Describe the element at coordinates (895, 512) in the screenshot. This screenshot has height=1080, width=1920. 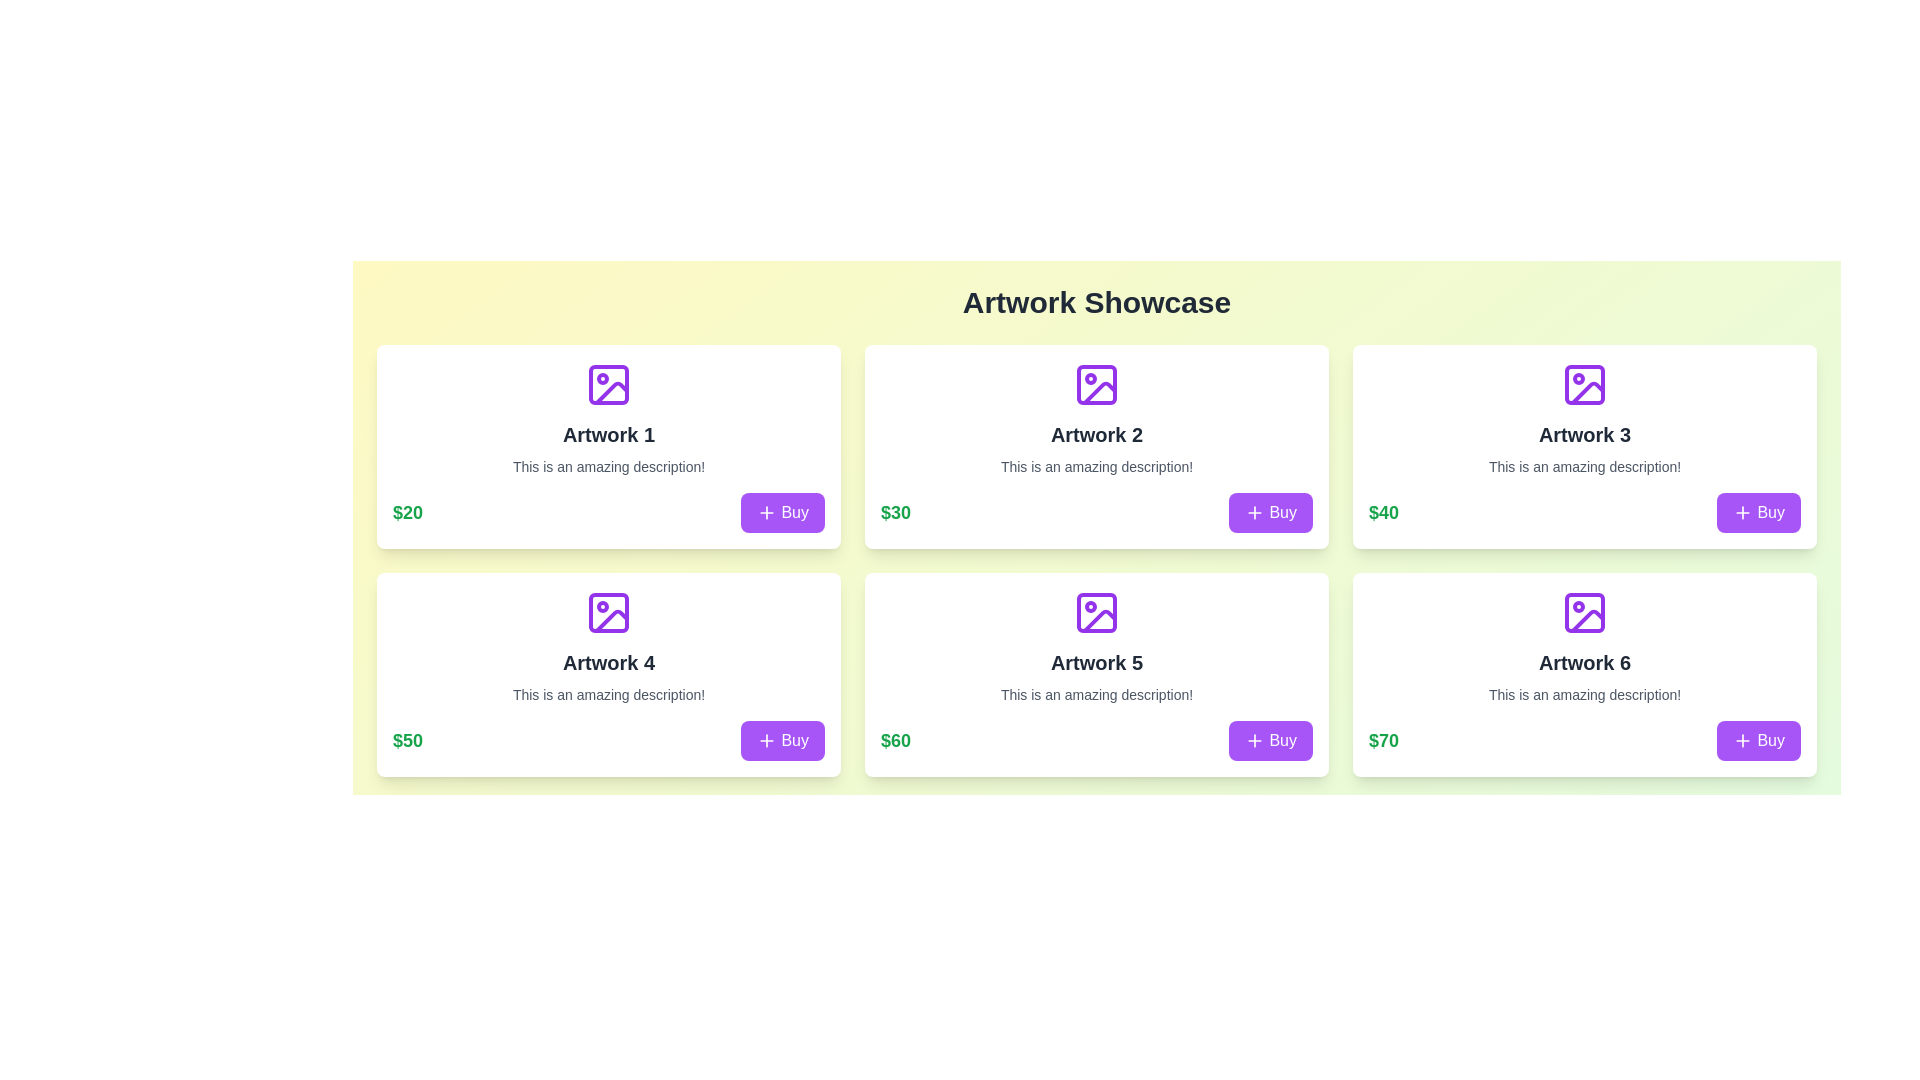
I see `the price displayed on the bold green text label showing '$30' located` at that location.